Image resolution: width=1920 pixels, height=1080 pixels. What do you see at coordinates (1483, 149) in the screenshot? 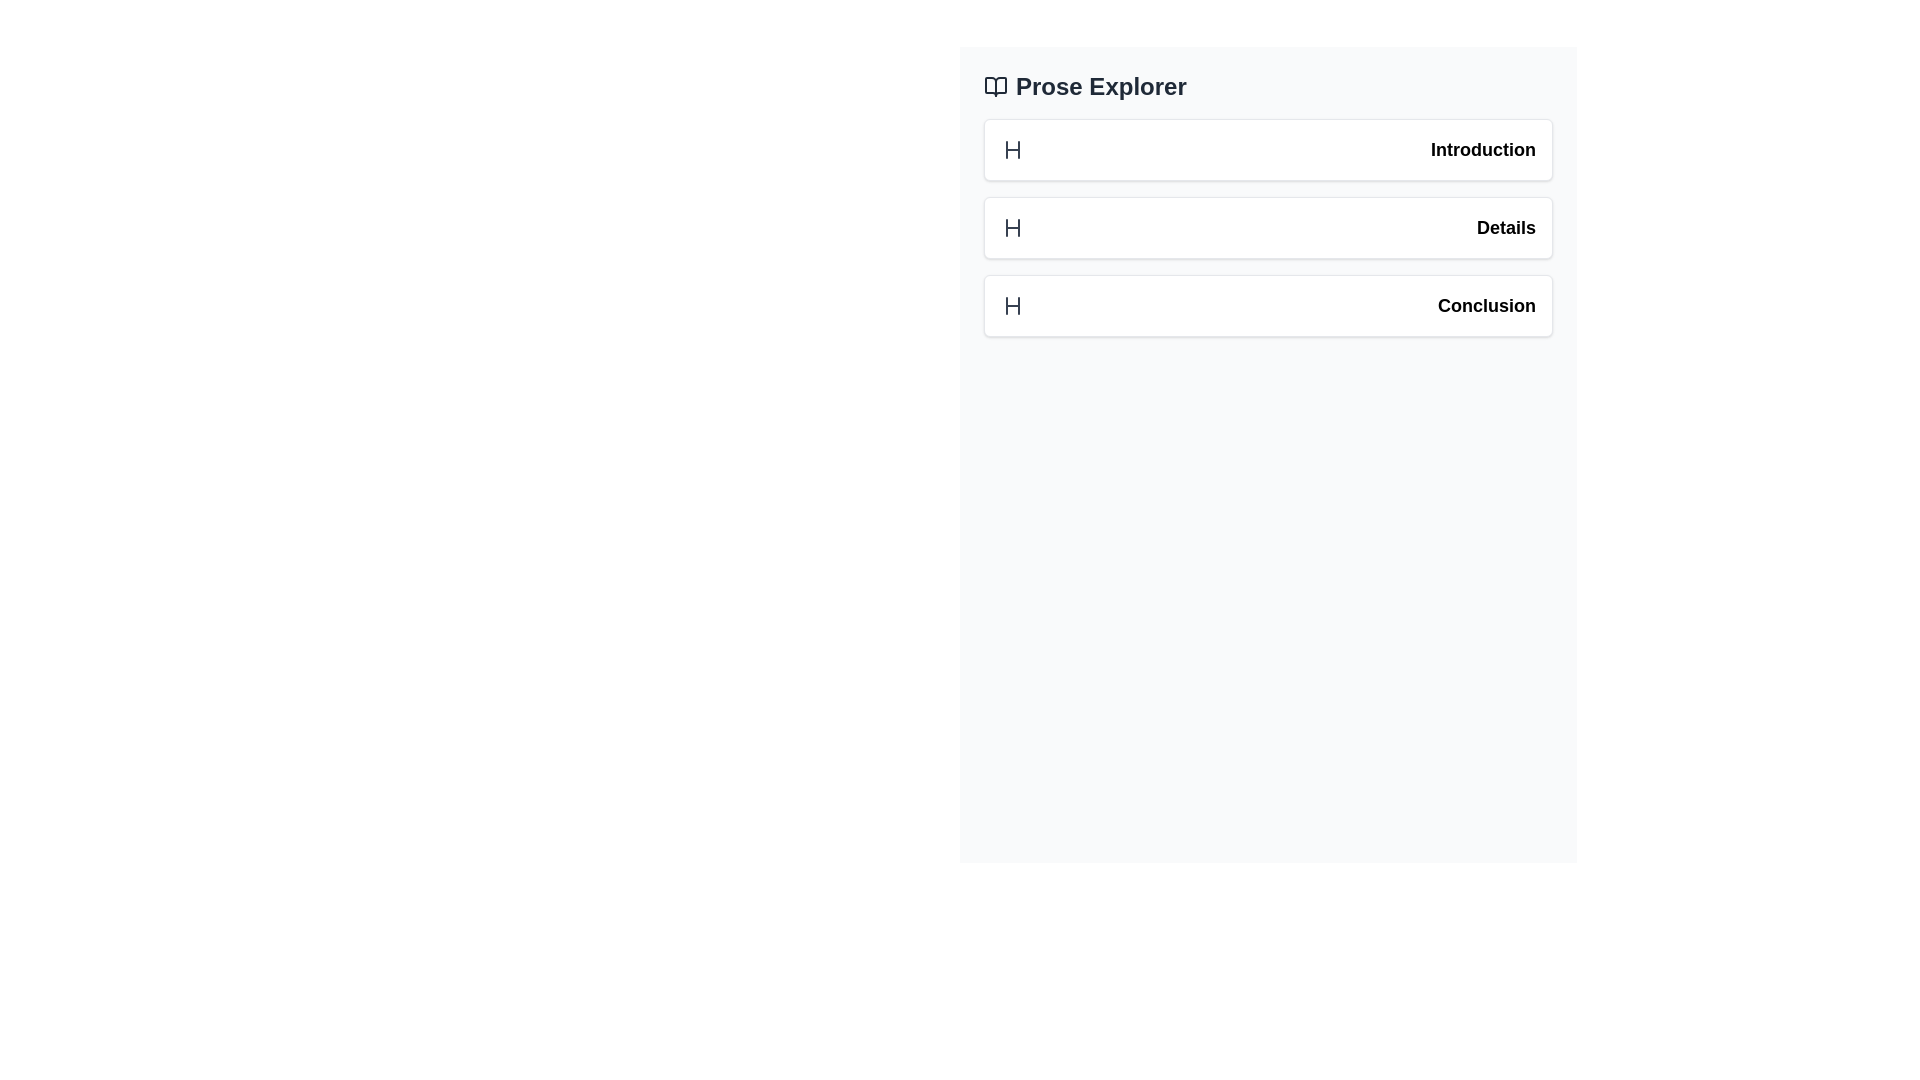
I see `text label displaying 'Introduction' in bold, large font located at the upper section of the interface under 'Prose Explorer'` at bounding box center [1483, 149].